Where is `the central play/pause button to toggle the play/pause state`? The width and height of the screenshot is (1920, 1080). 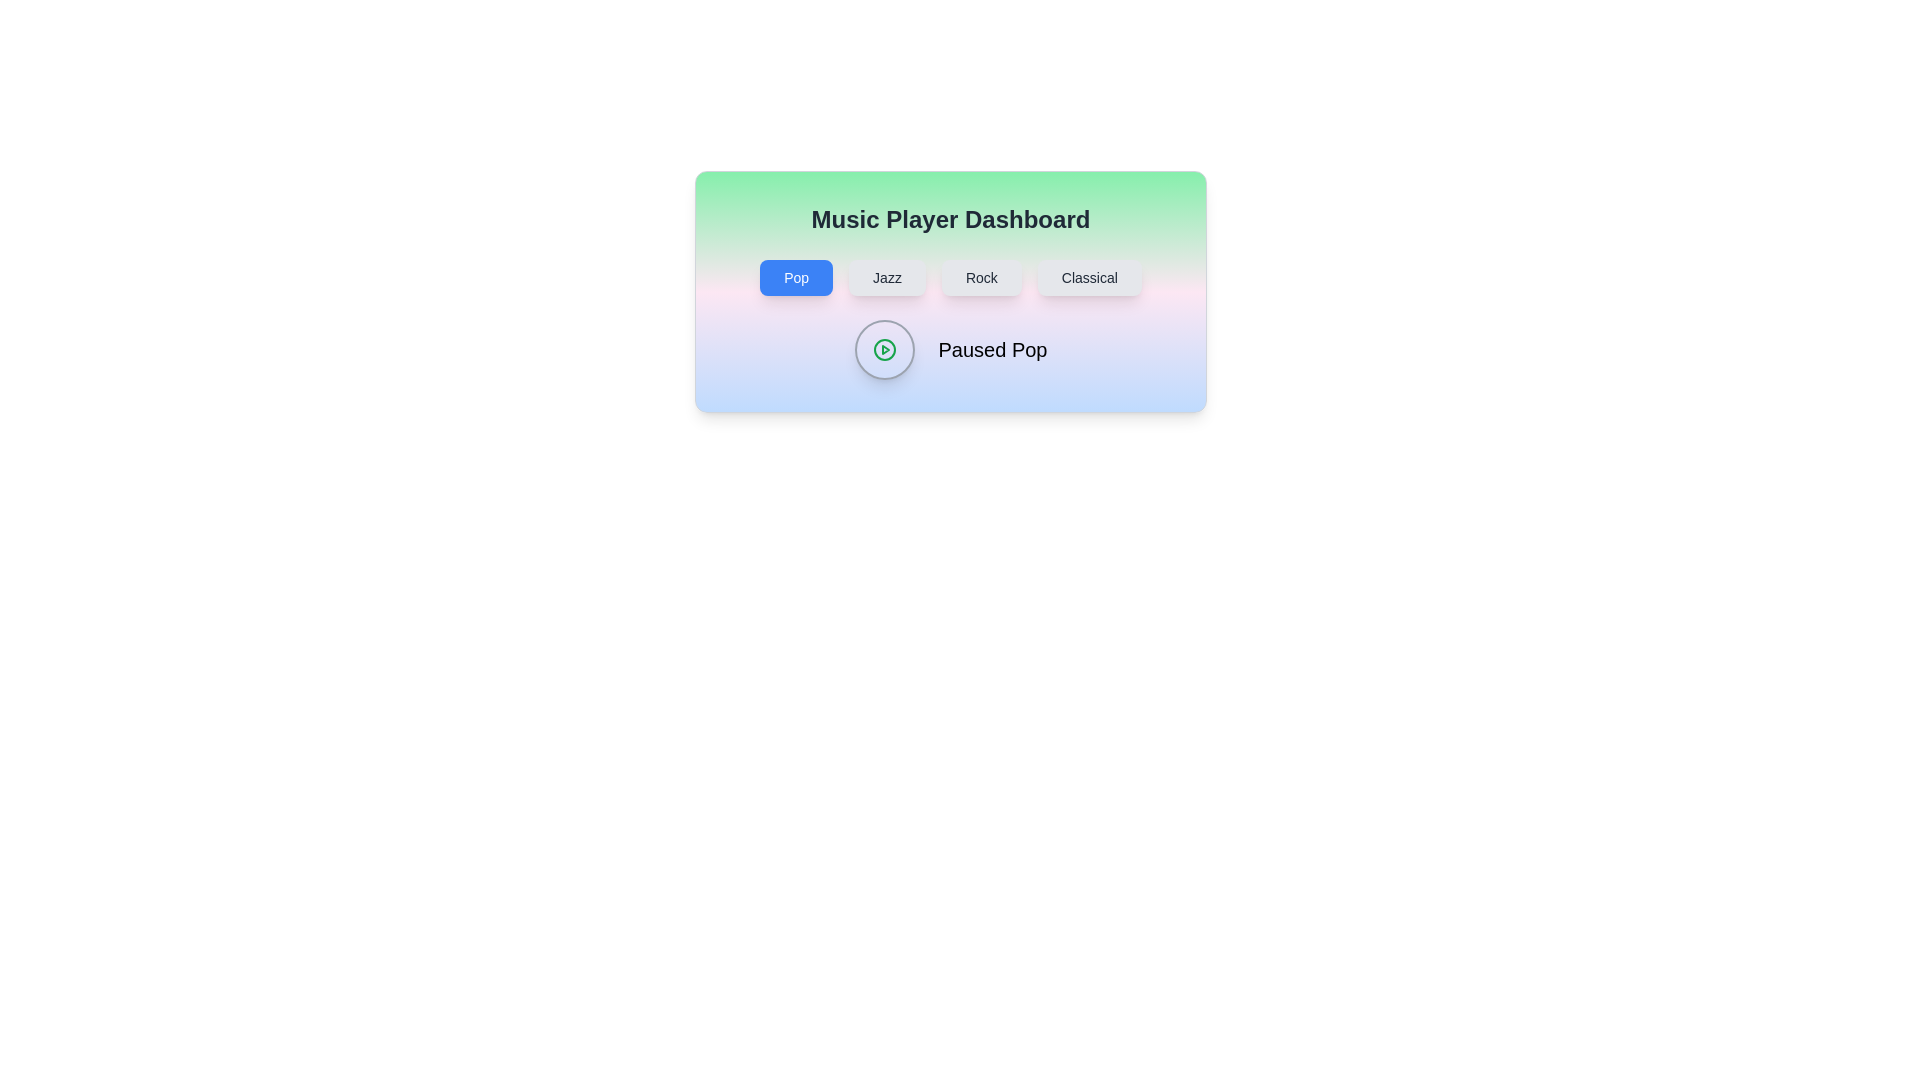 the central play/pause button to toggle the play/pause state is located at coordinates (883, 349).